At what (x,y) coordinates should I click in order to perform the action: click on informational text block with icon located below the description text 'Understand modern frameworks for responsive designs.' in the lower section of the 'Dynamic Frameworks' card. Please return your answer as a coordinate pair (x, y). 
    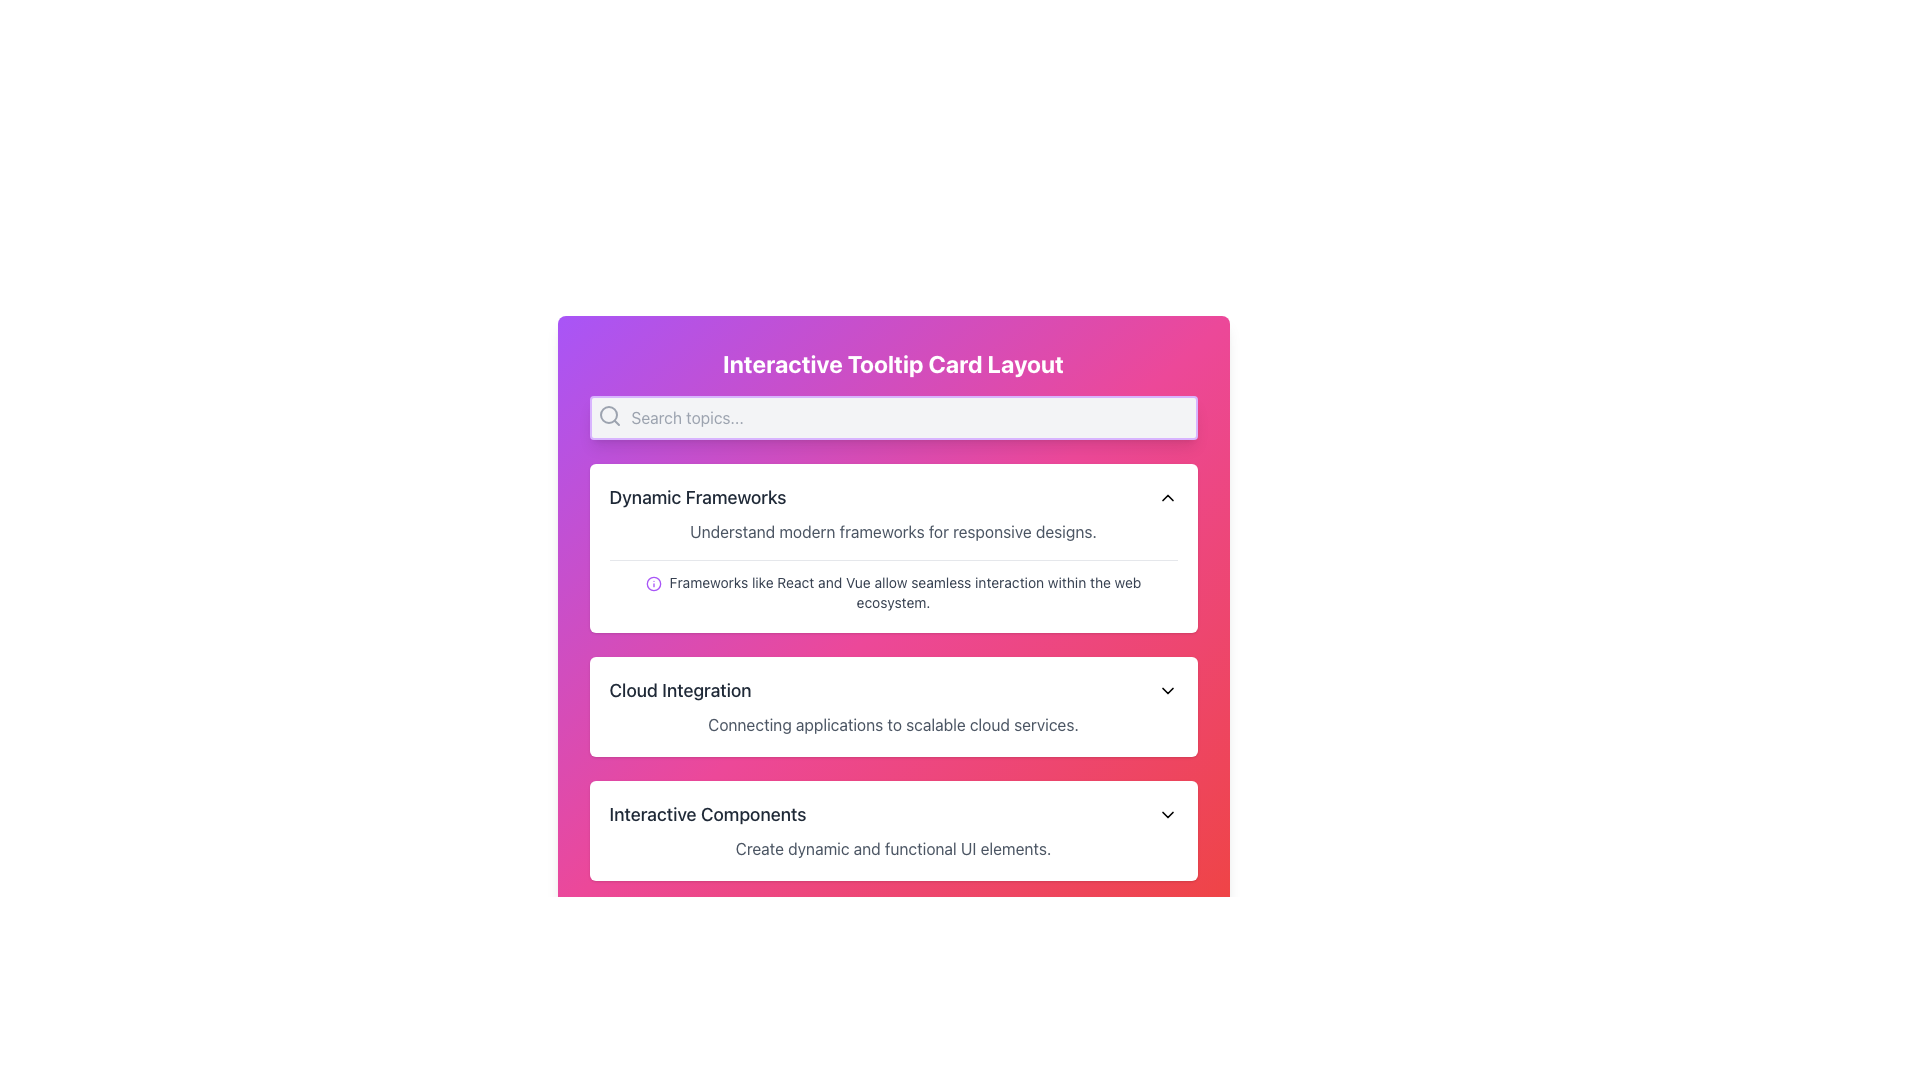
    Looking at the image, I should click on (892, 585).